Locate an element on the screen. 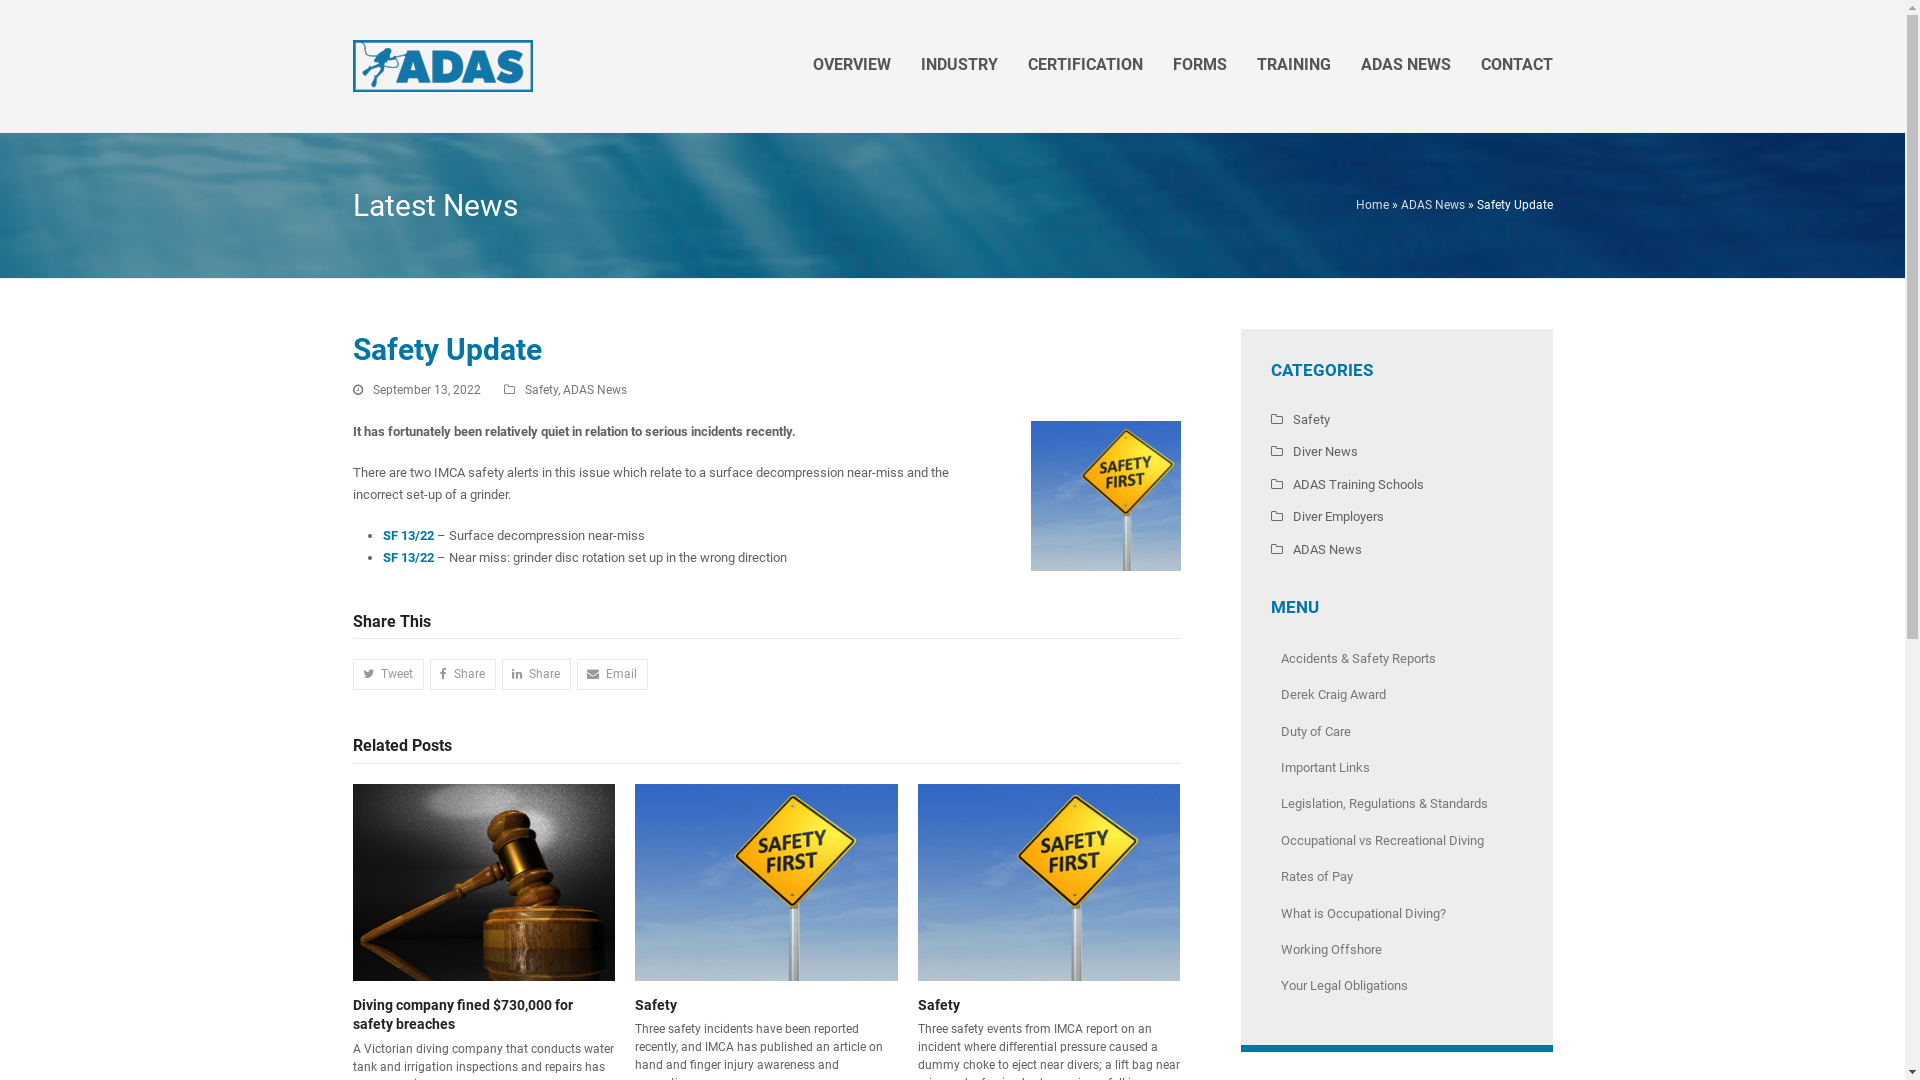 This screenshot has height=1080, width=1920. 'SF 13/22' is located at coordinates (407, 534).